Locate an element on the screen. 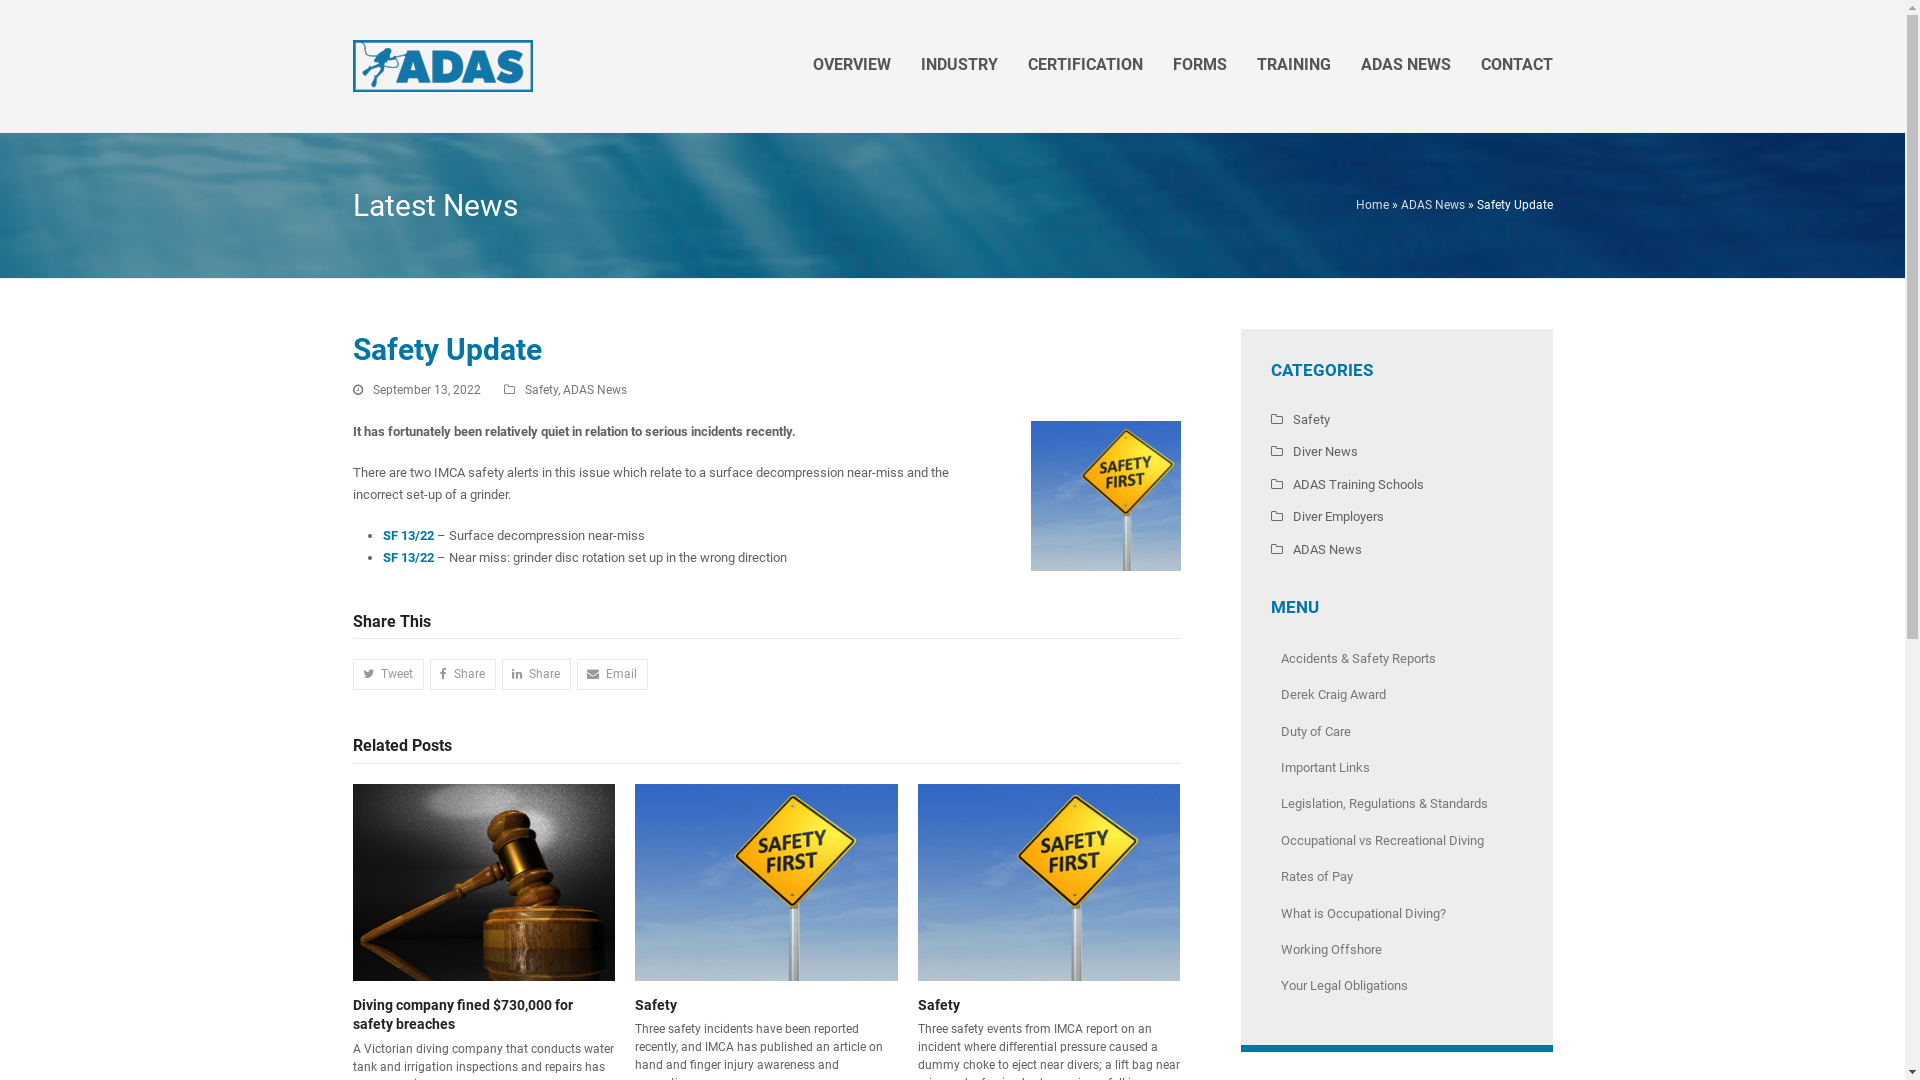 This screenshot has height=1080, width=1920. 'SF 13/22' is located at coordinates (407, 534).